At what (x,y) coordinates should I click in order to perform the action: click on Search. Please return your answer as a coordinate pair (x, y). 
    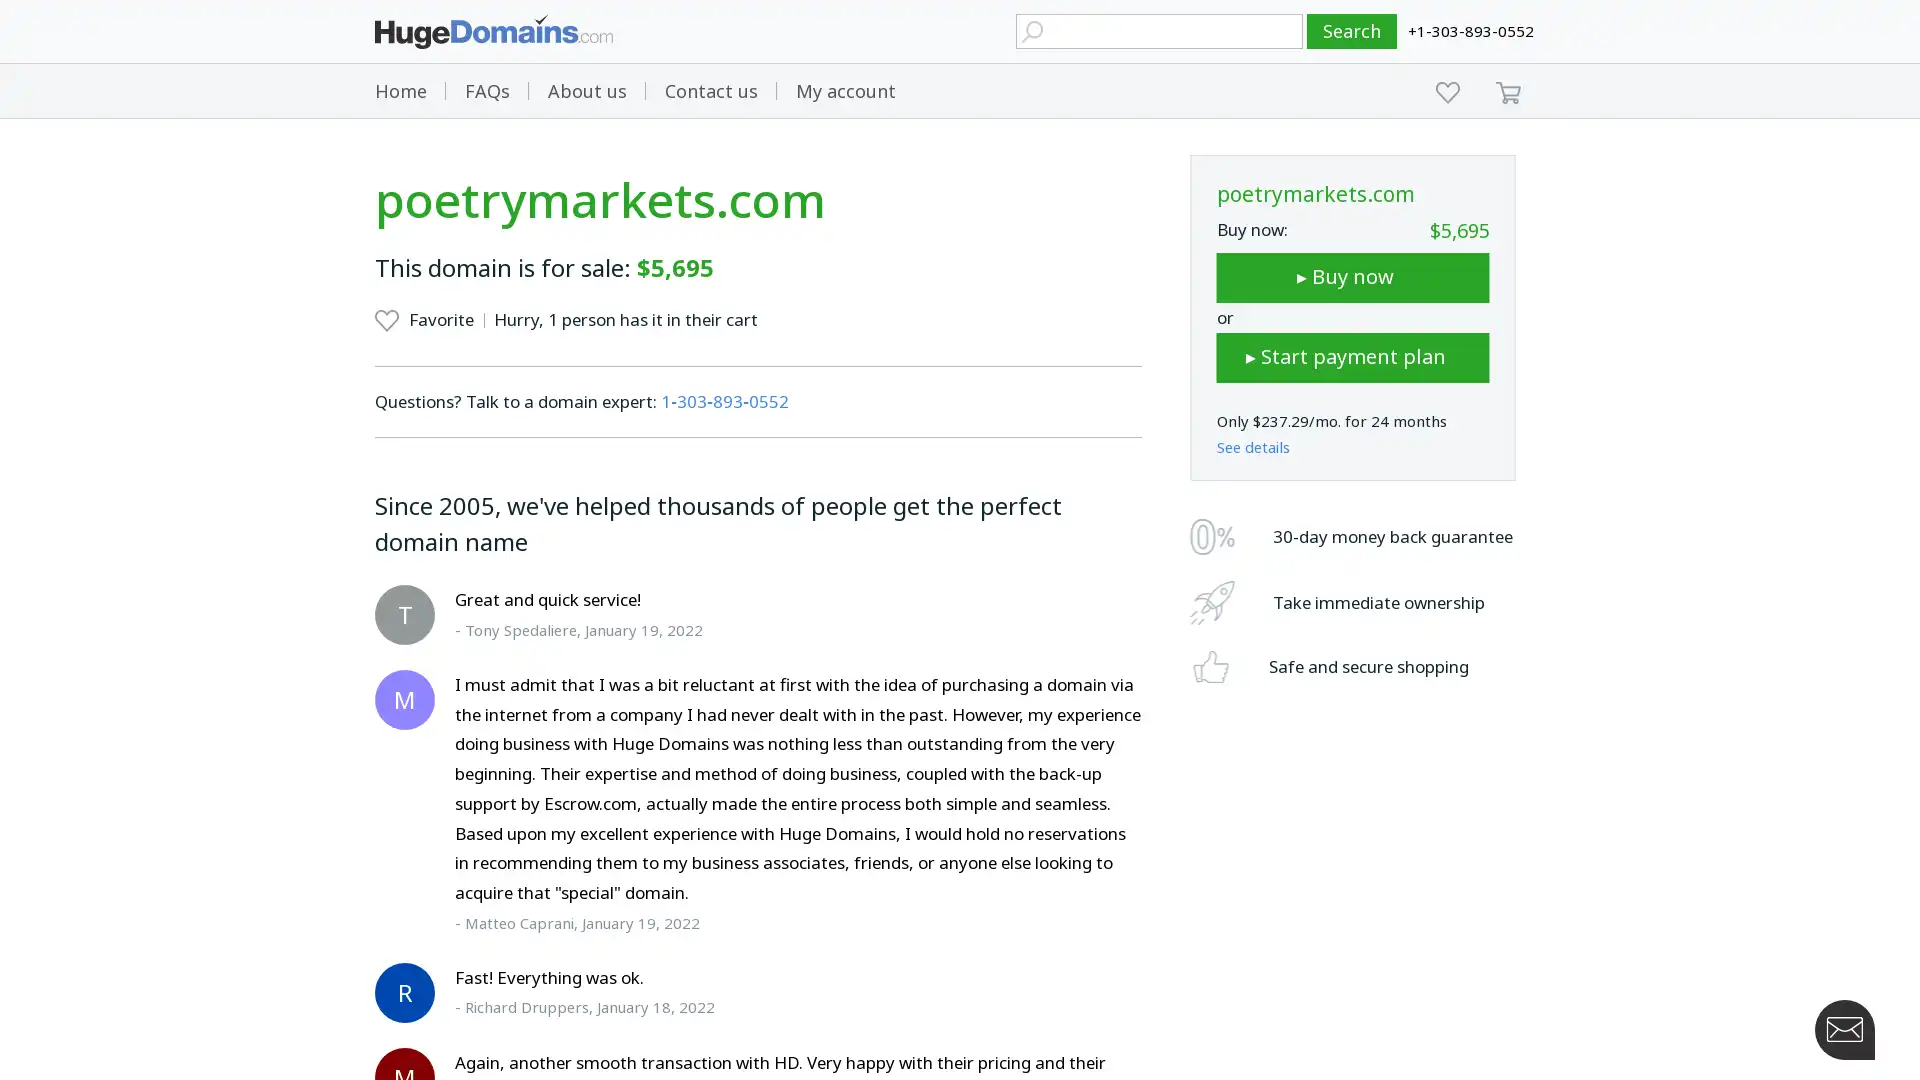
    Looking at the image, I should click on (1352, 31).